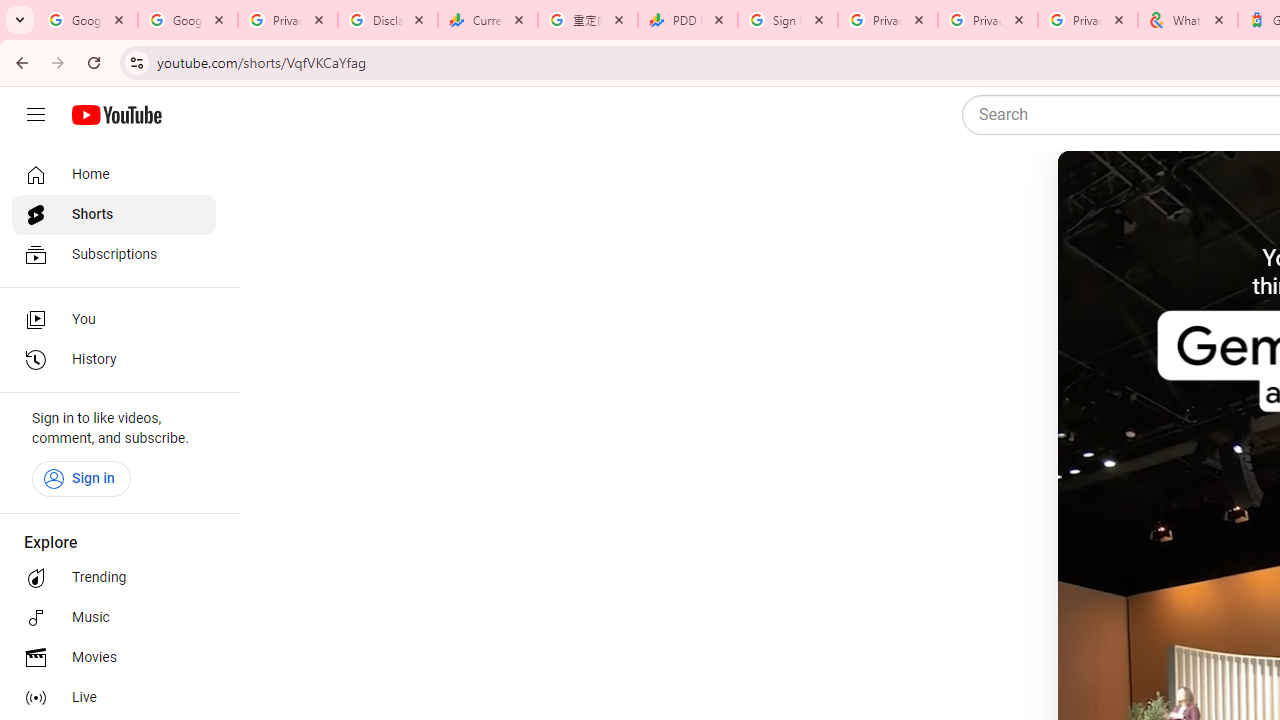 This screenshot has width=1280, height=720. What do you see at coordinates (688, 20) in the screenshot?
I see `'PDD Holdings Inc - ADR (PDD) Price & News - Google Finance'` at bounding box center [688, 20].